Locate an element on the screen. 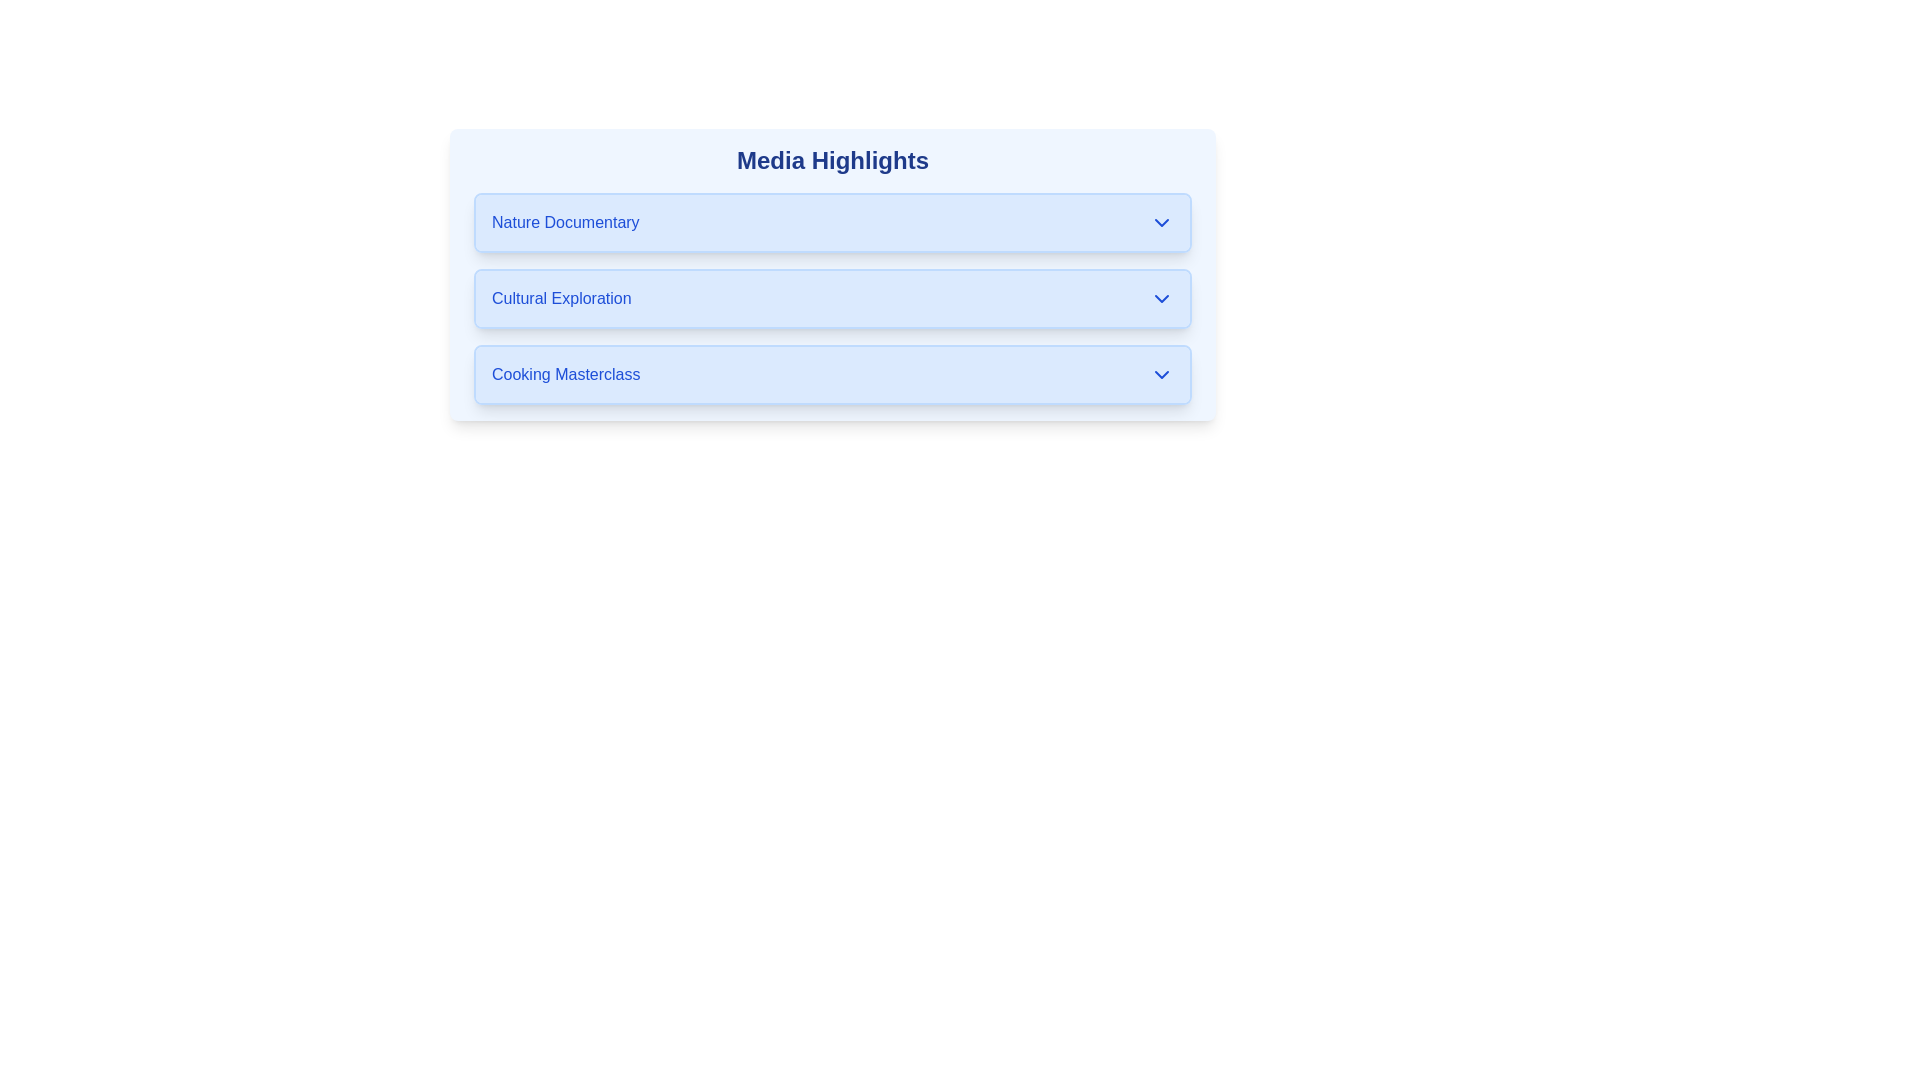 This screenshot has height=1080, width=1920. the 'Cultural Exploration' button with a dropdown indicator for keyboard navigation is located at coordinates (833, 299).